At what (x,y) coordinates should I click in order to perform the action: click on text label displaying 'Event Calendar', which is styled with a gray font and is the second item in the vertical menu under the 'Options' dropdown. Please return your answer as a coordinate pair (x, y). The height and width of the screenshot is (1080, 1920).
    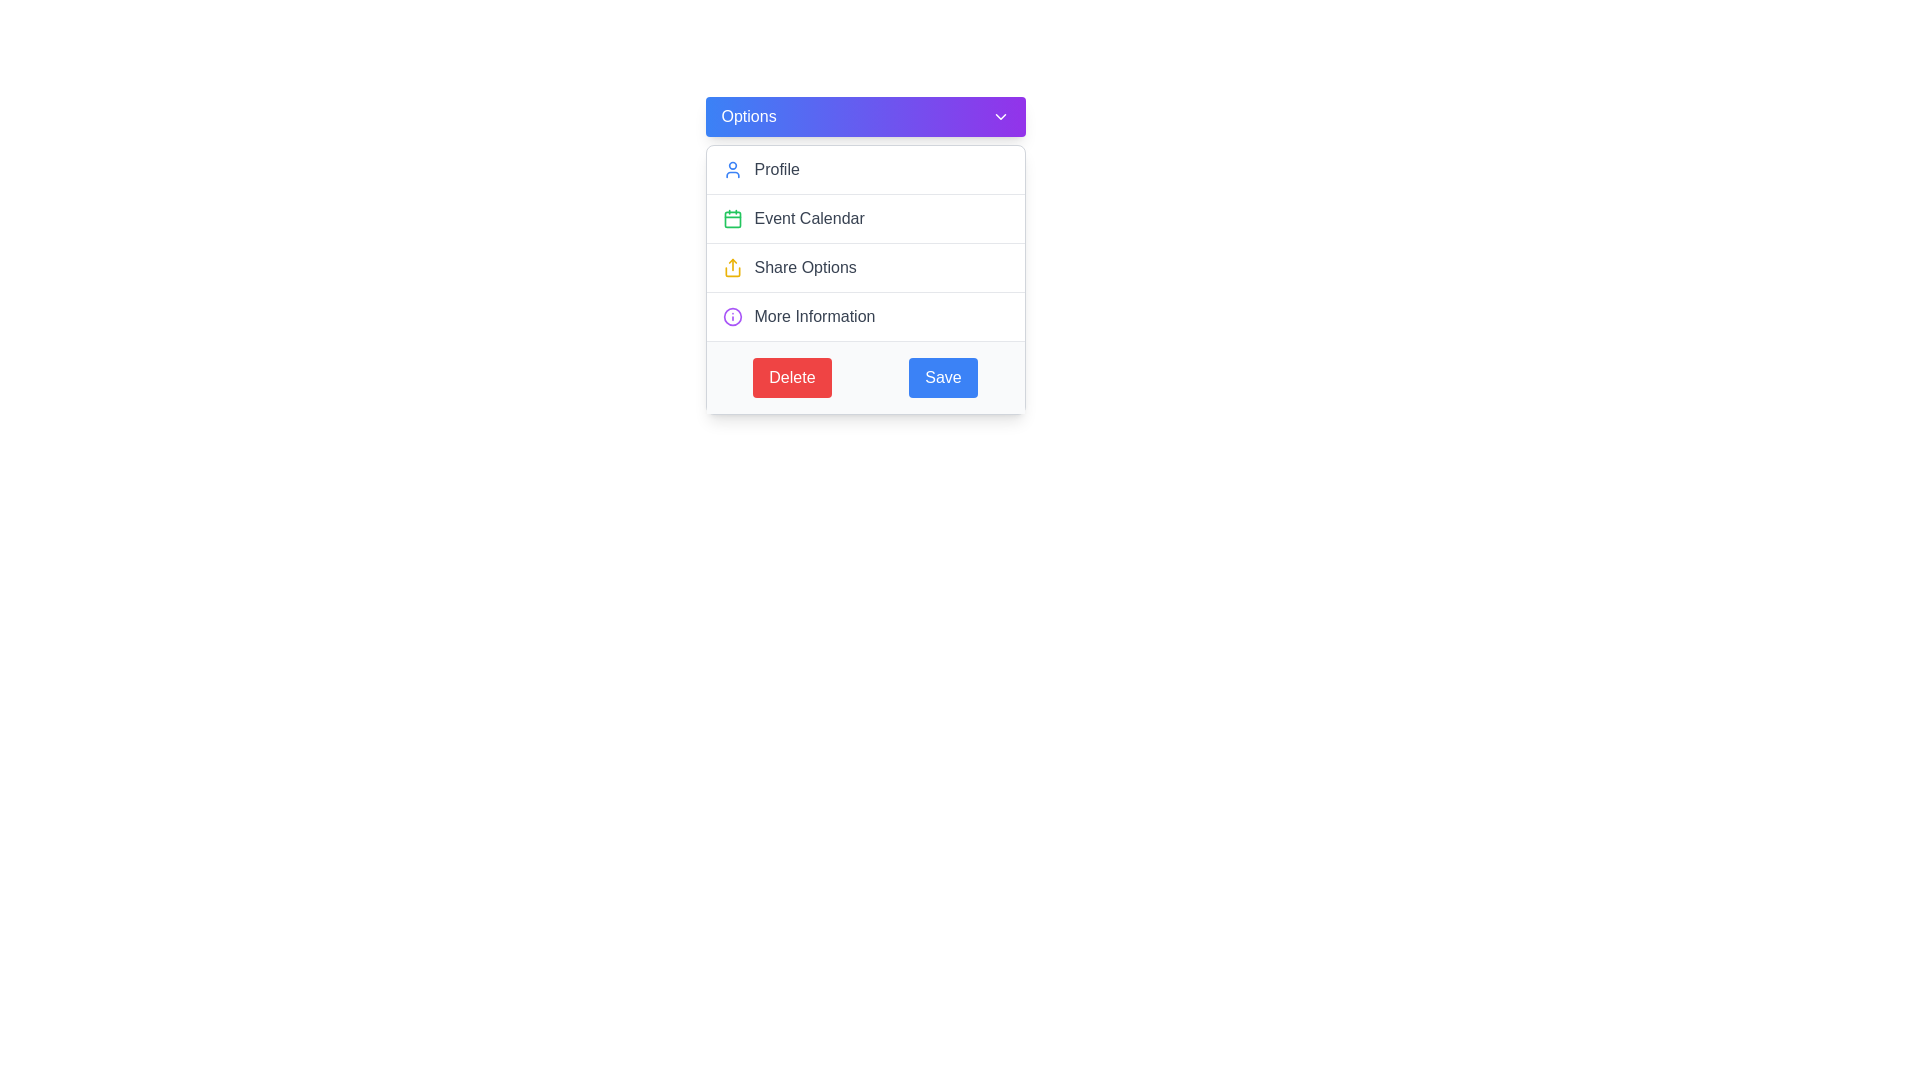
    Looking at the image, I should click on (809, 219).